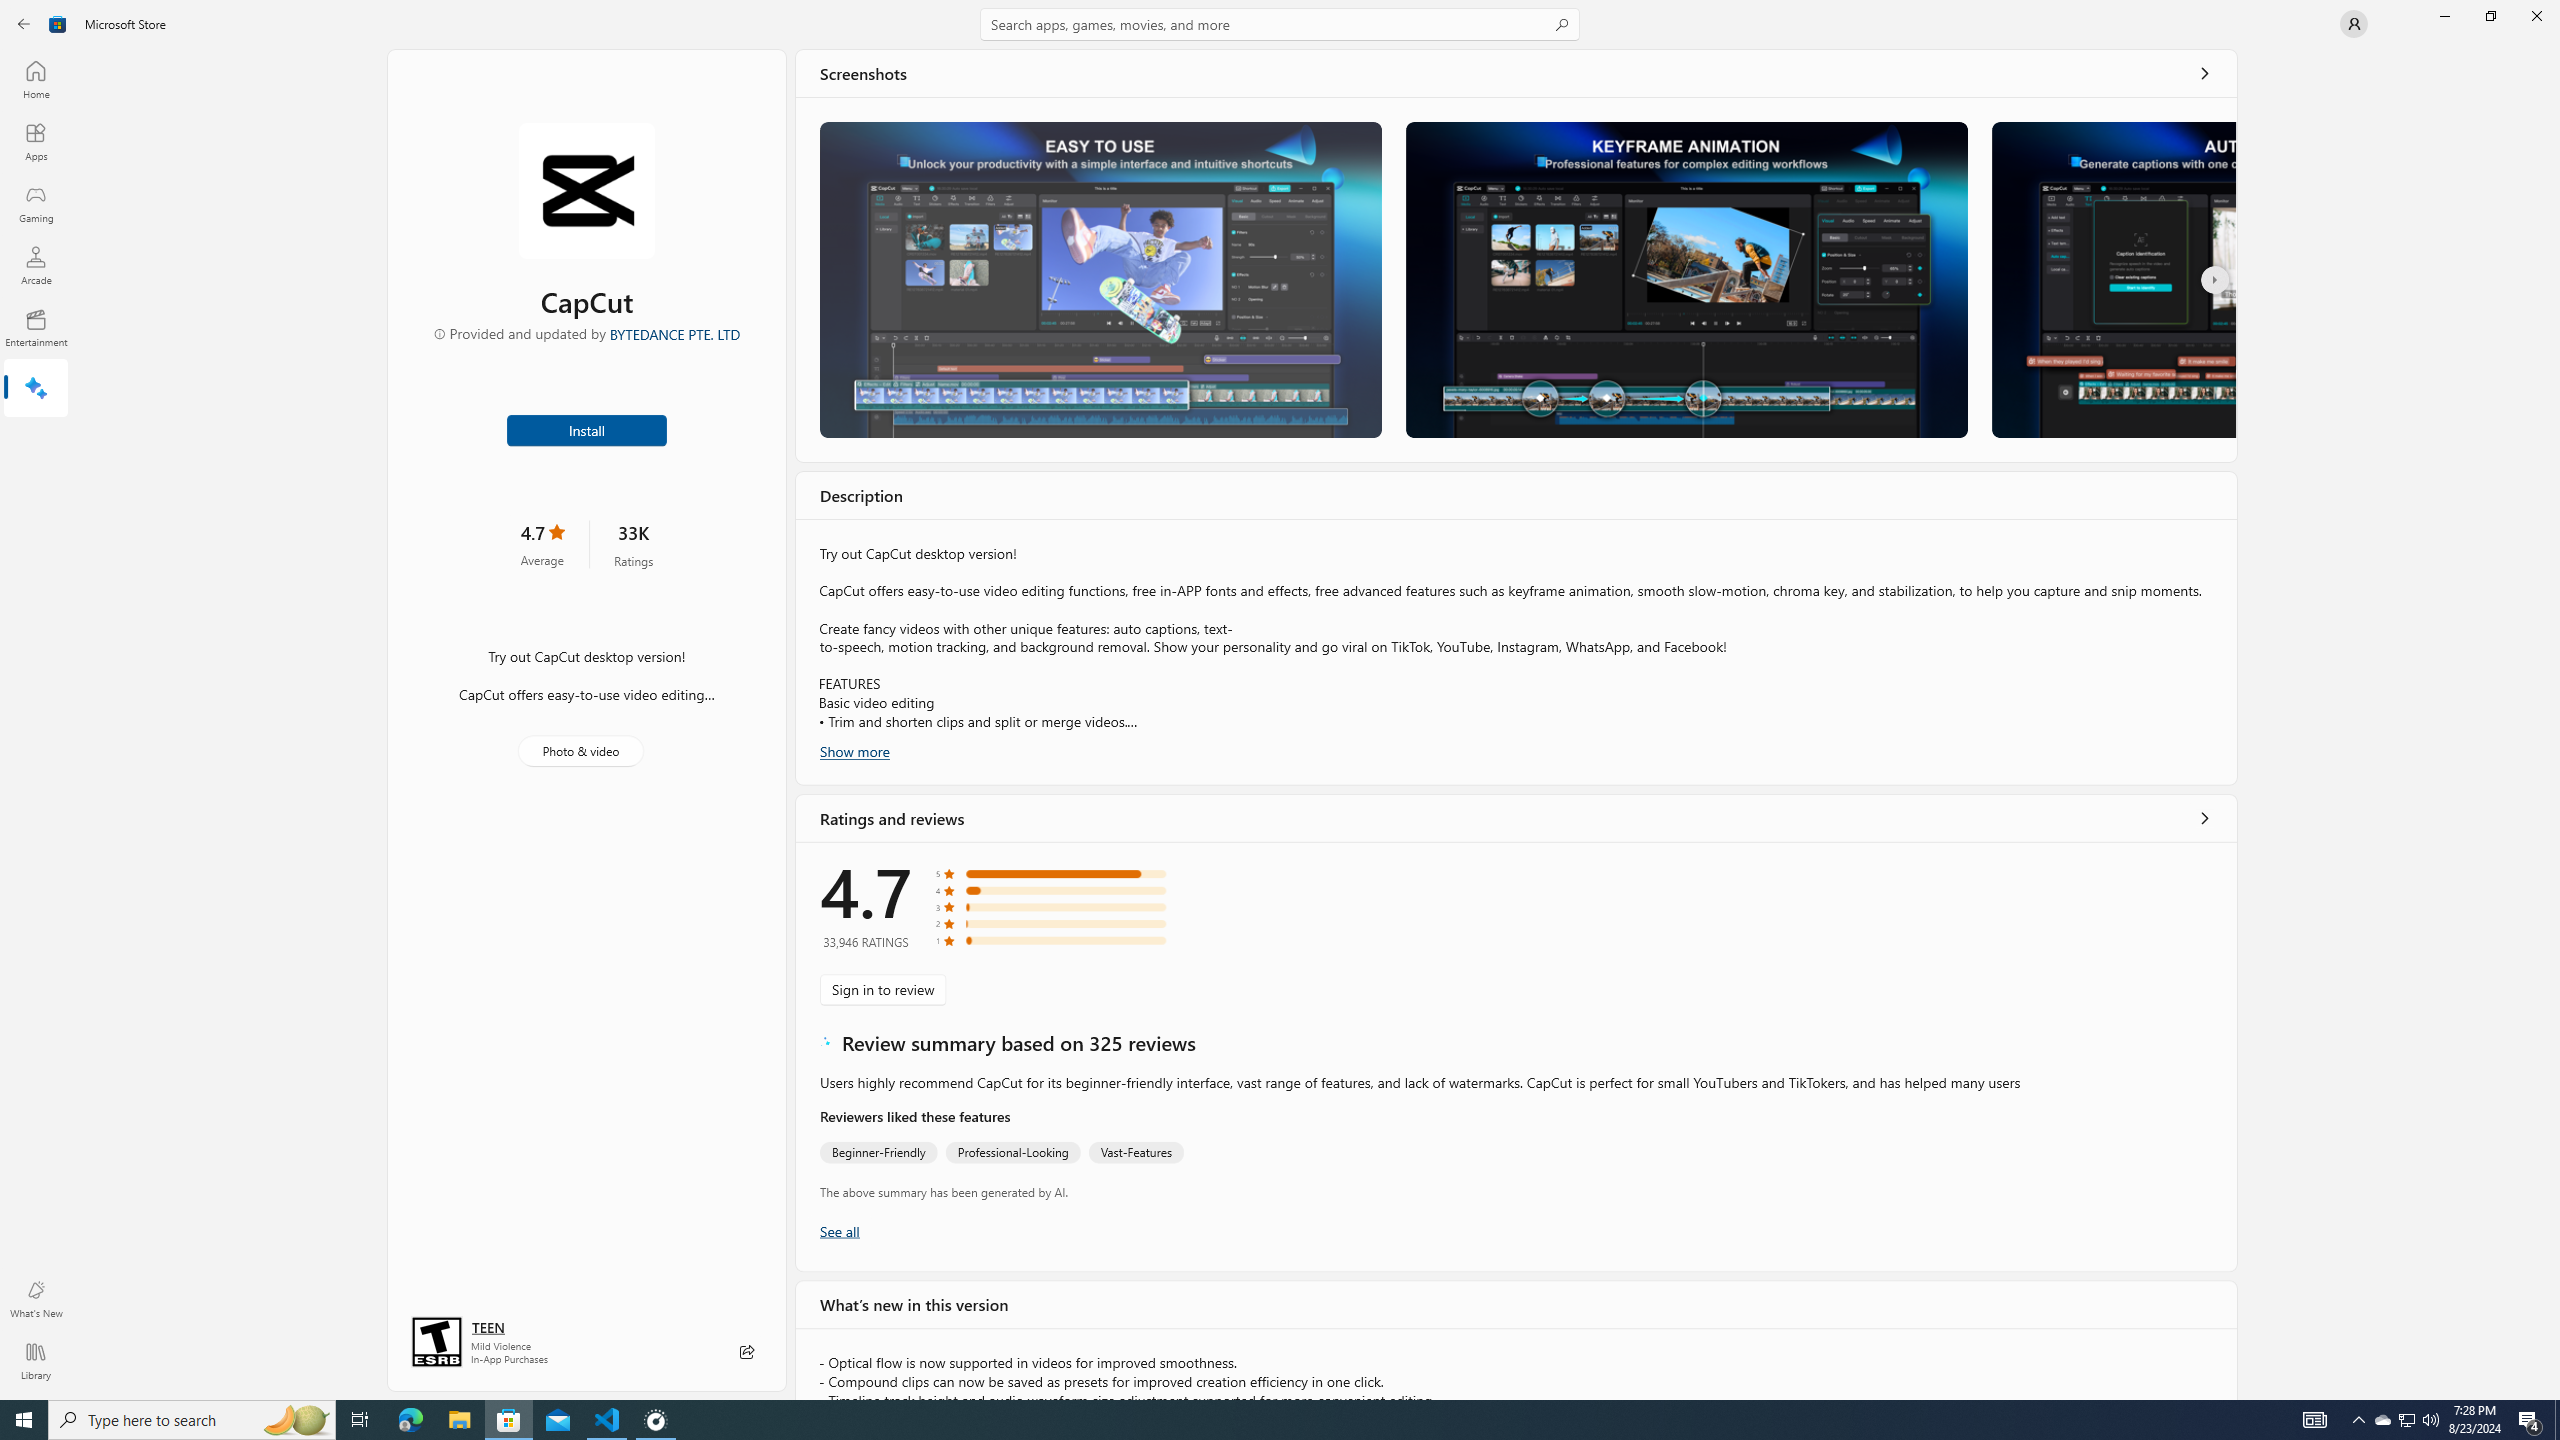 Image resolution: width=2560 pixels, height=1440 pixels. What do you see at coordinates (673, 333) in the screenshot?
I see `'BYTEDANCE PTE. LTD'` at bounding box center [673, 333].